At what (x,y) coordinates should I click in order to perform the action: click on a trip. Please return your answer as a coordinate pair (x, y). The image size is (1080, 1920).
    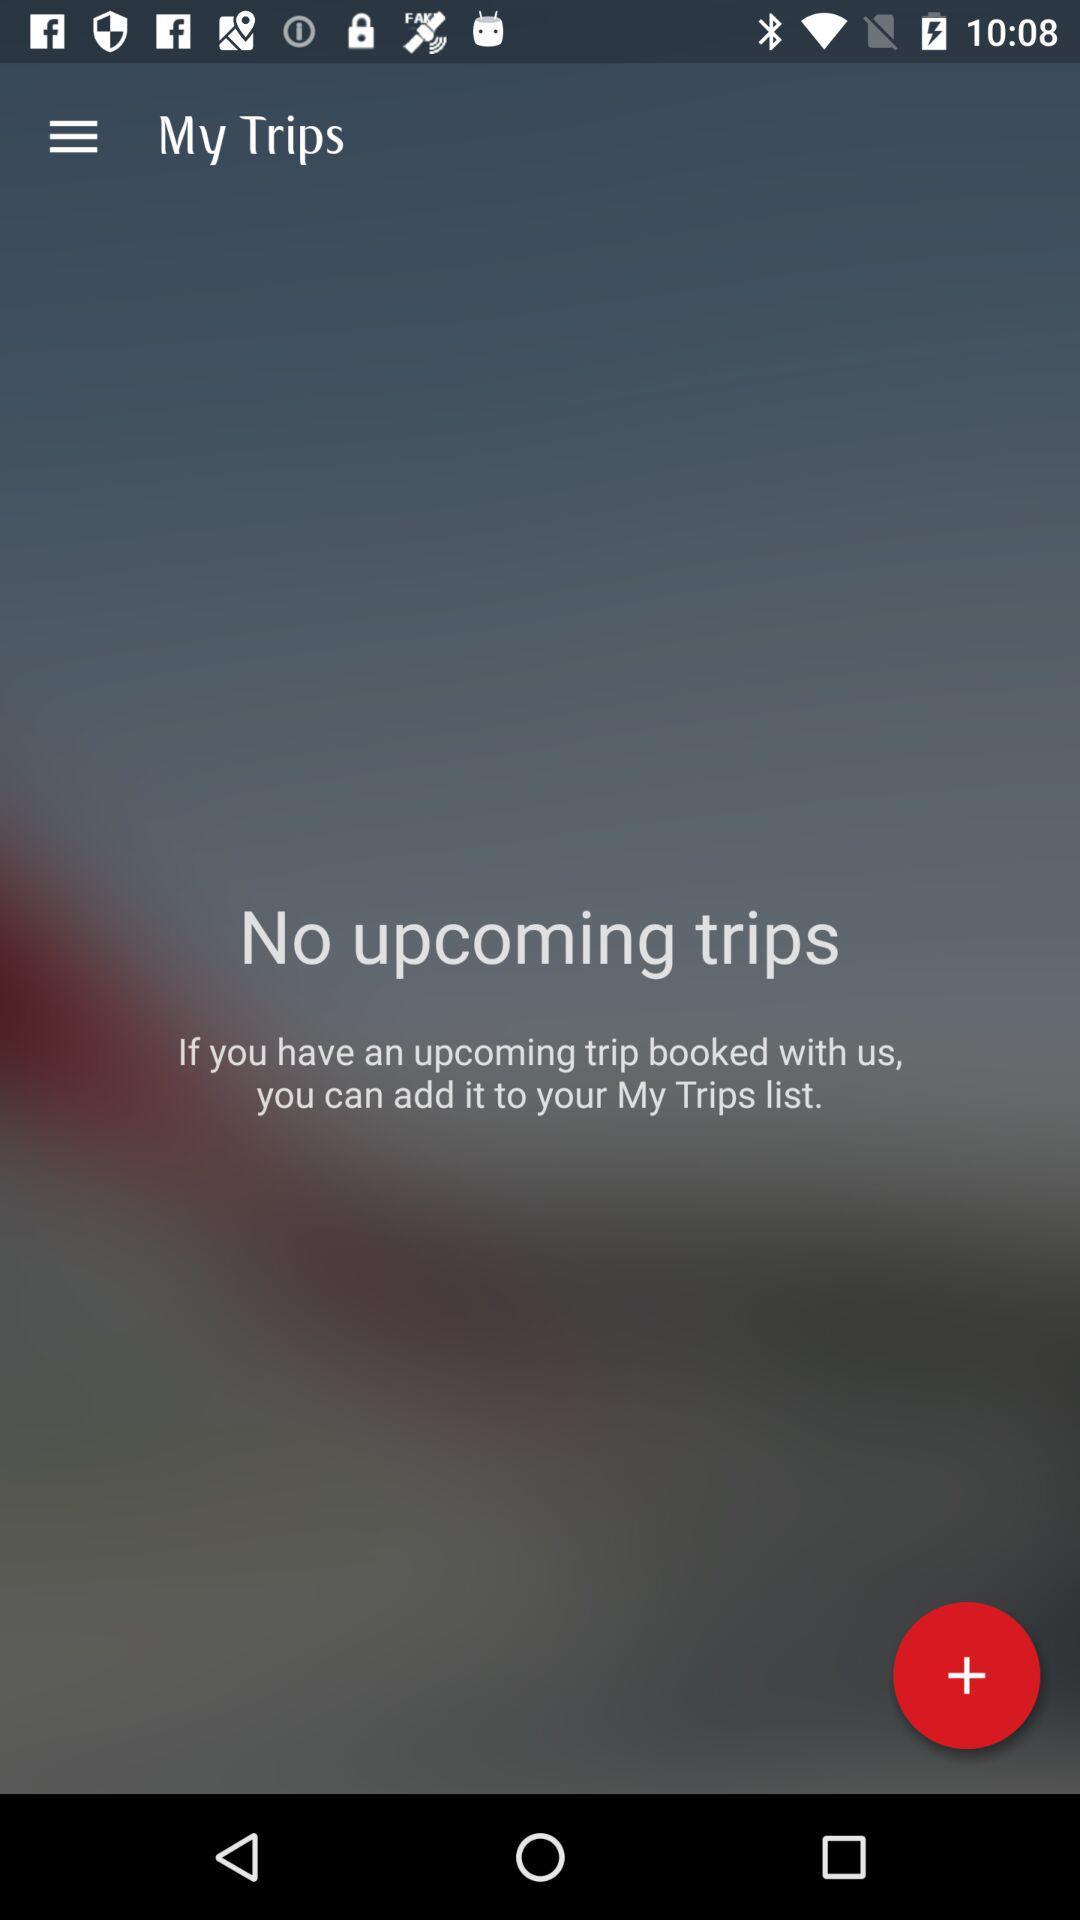
    Looking at the image, I should click on (965, 1675).